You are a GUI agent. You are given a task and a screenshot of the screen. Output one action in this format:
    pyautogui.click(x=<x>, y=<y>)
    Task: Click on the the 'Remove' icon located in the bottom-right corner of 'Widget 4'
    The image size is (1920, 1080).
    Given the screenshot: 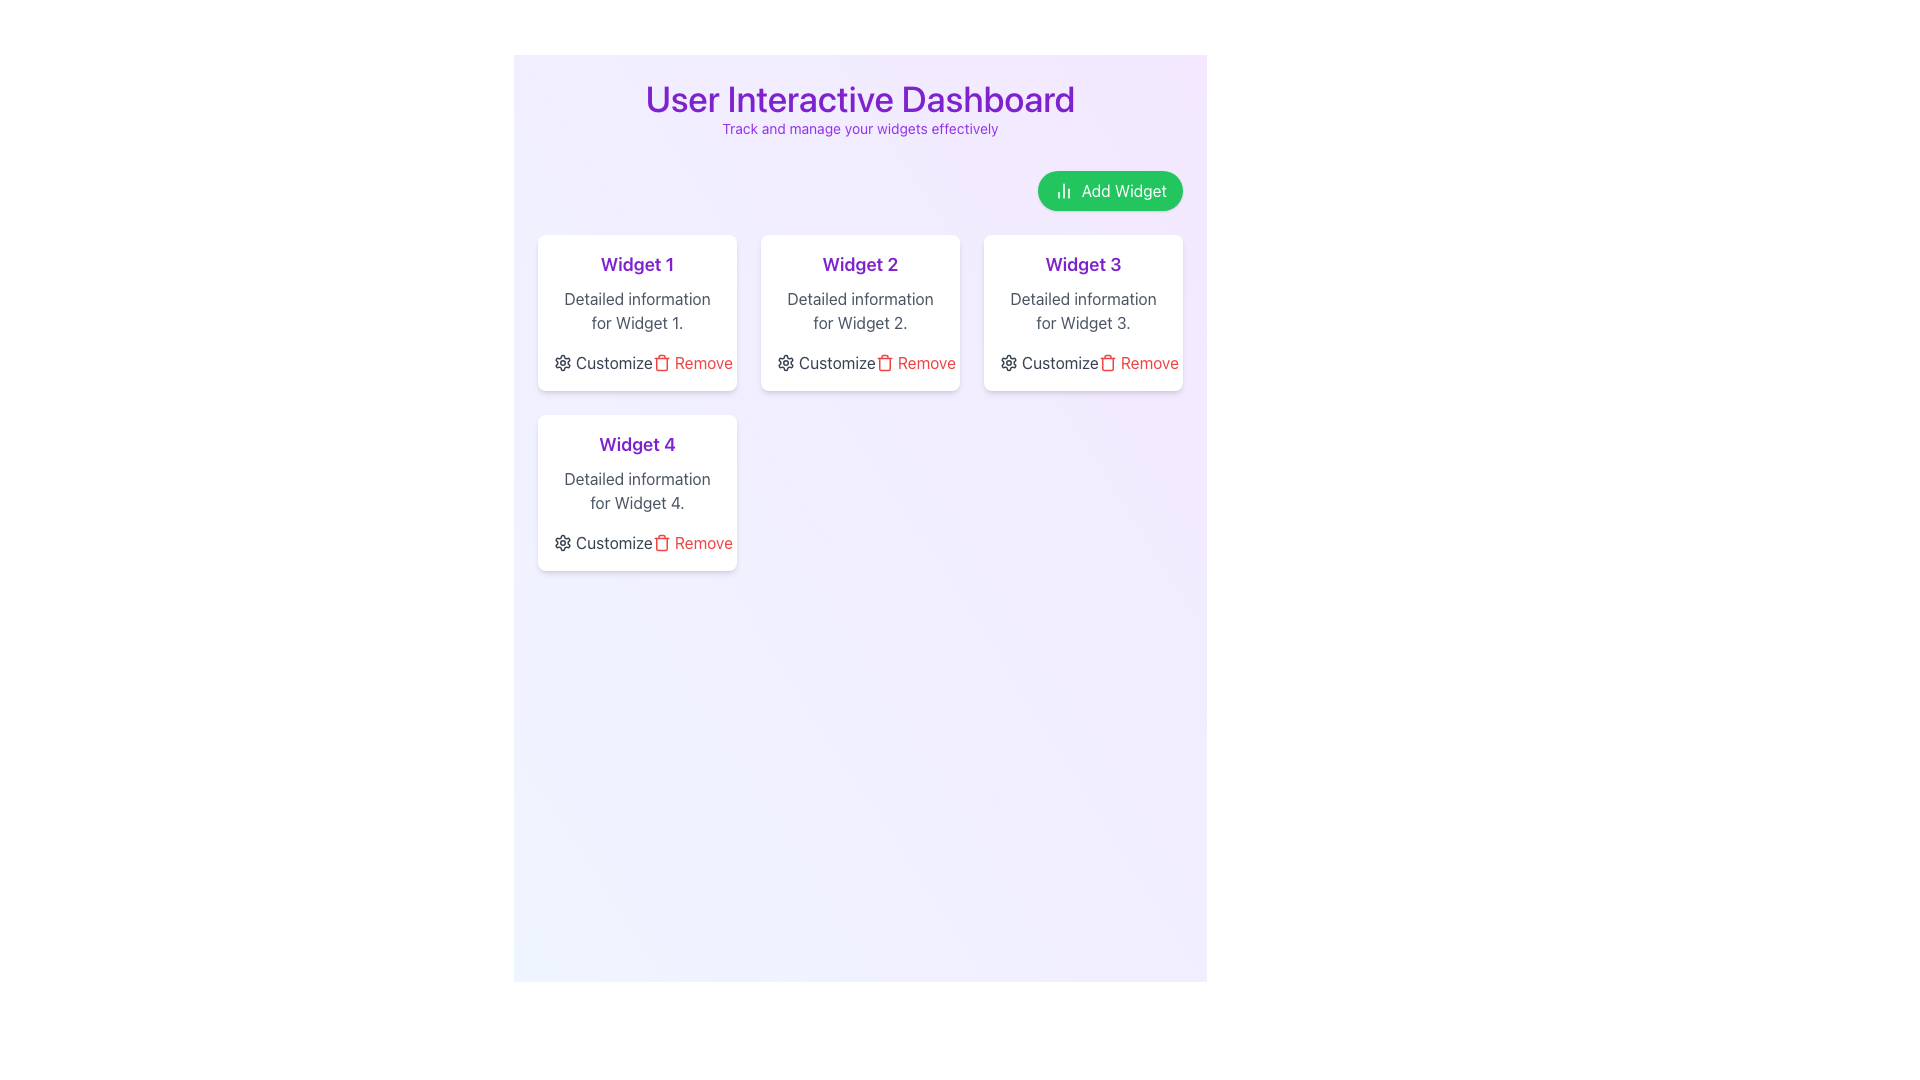 What is the action you would take?
    pyautogui.click(x=661, y=543)
    